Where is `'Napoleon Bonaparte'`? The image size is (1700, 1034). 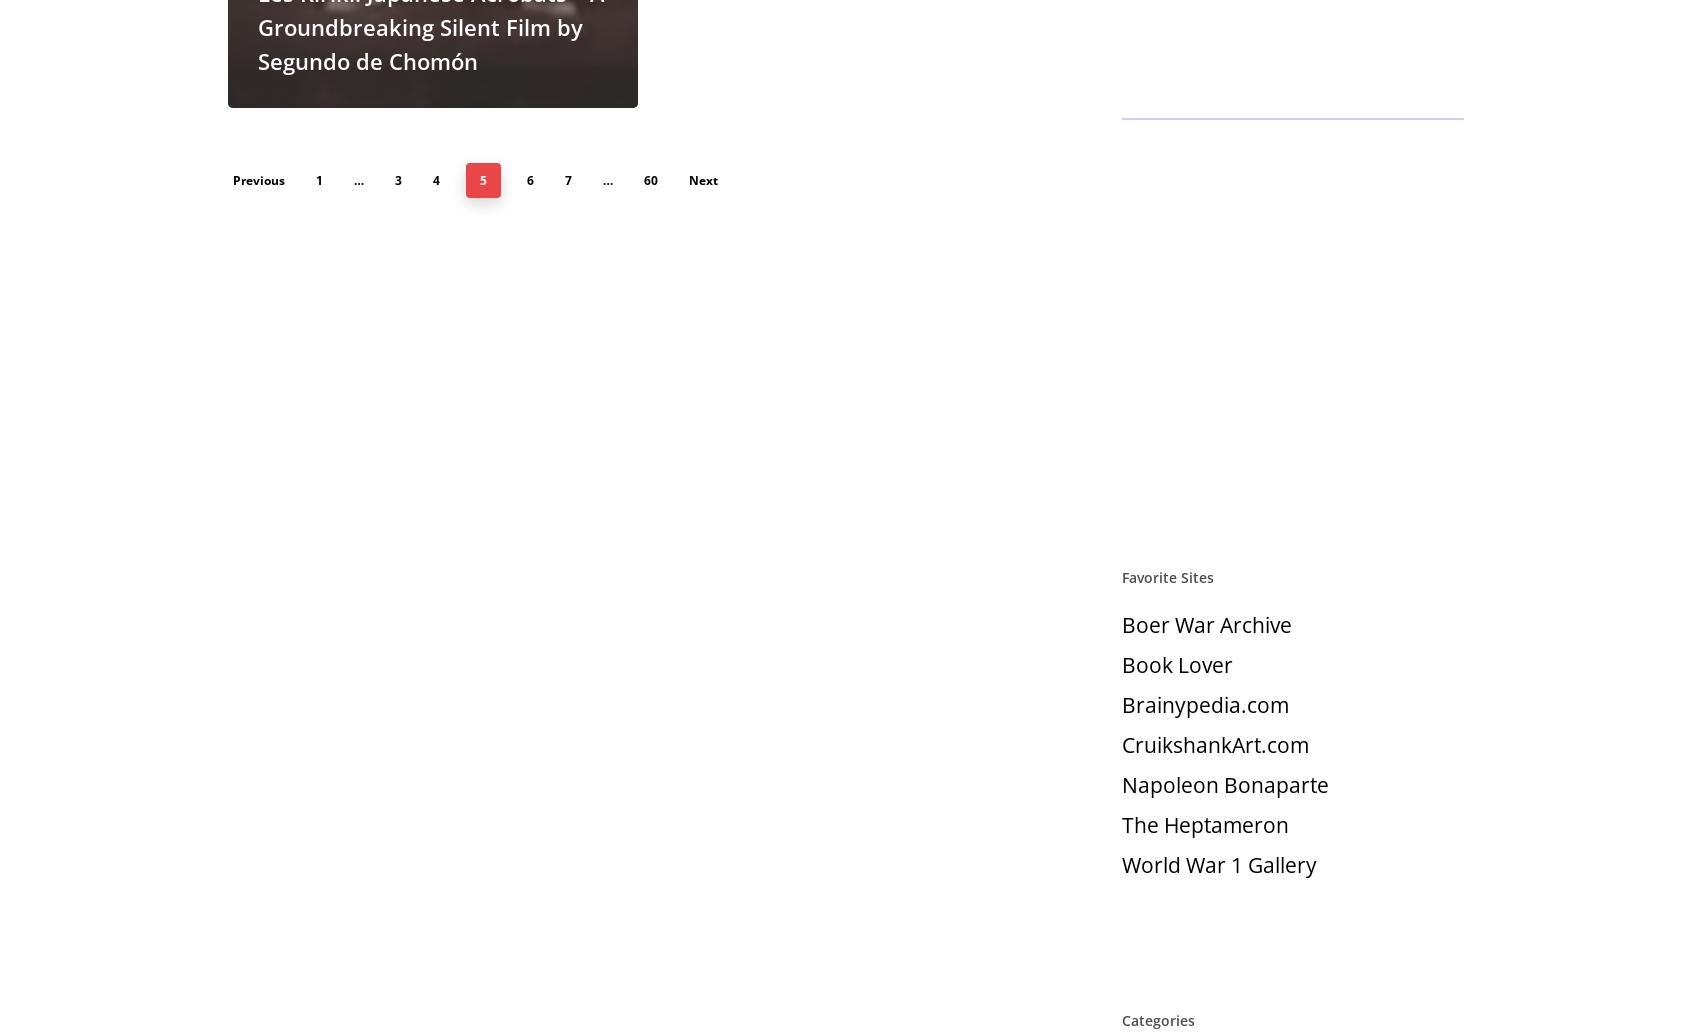
'Napoleon Bonaparte' is located at coordinates (1224, 784).